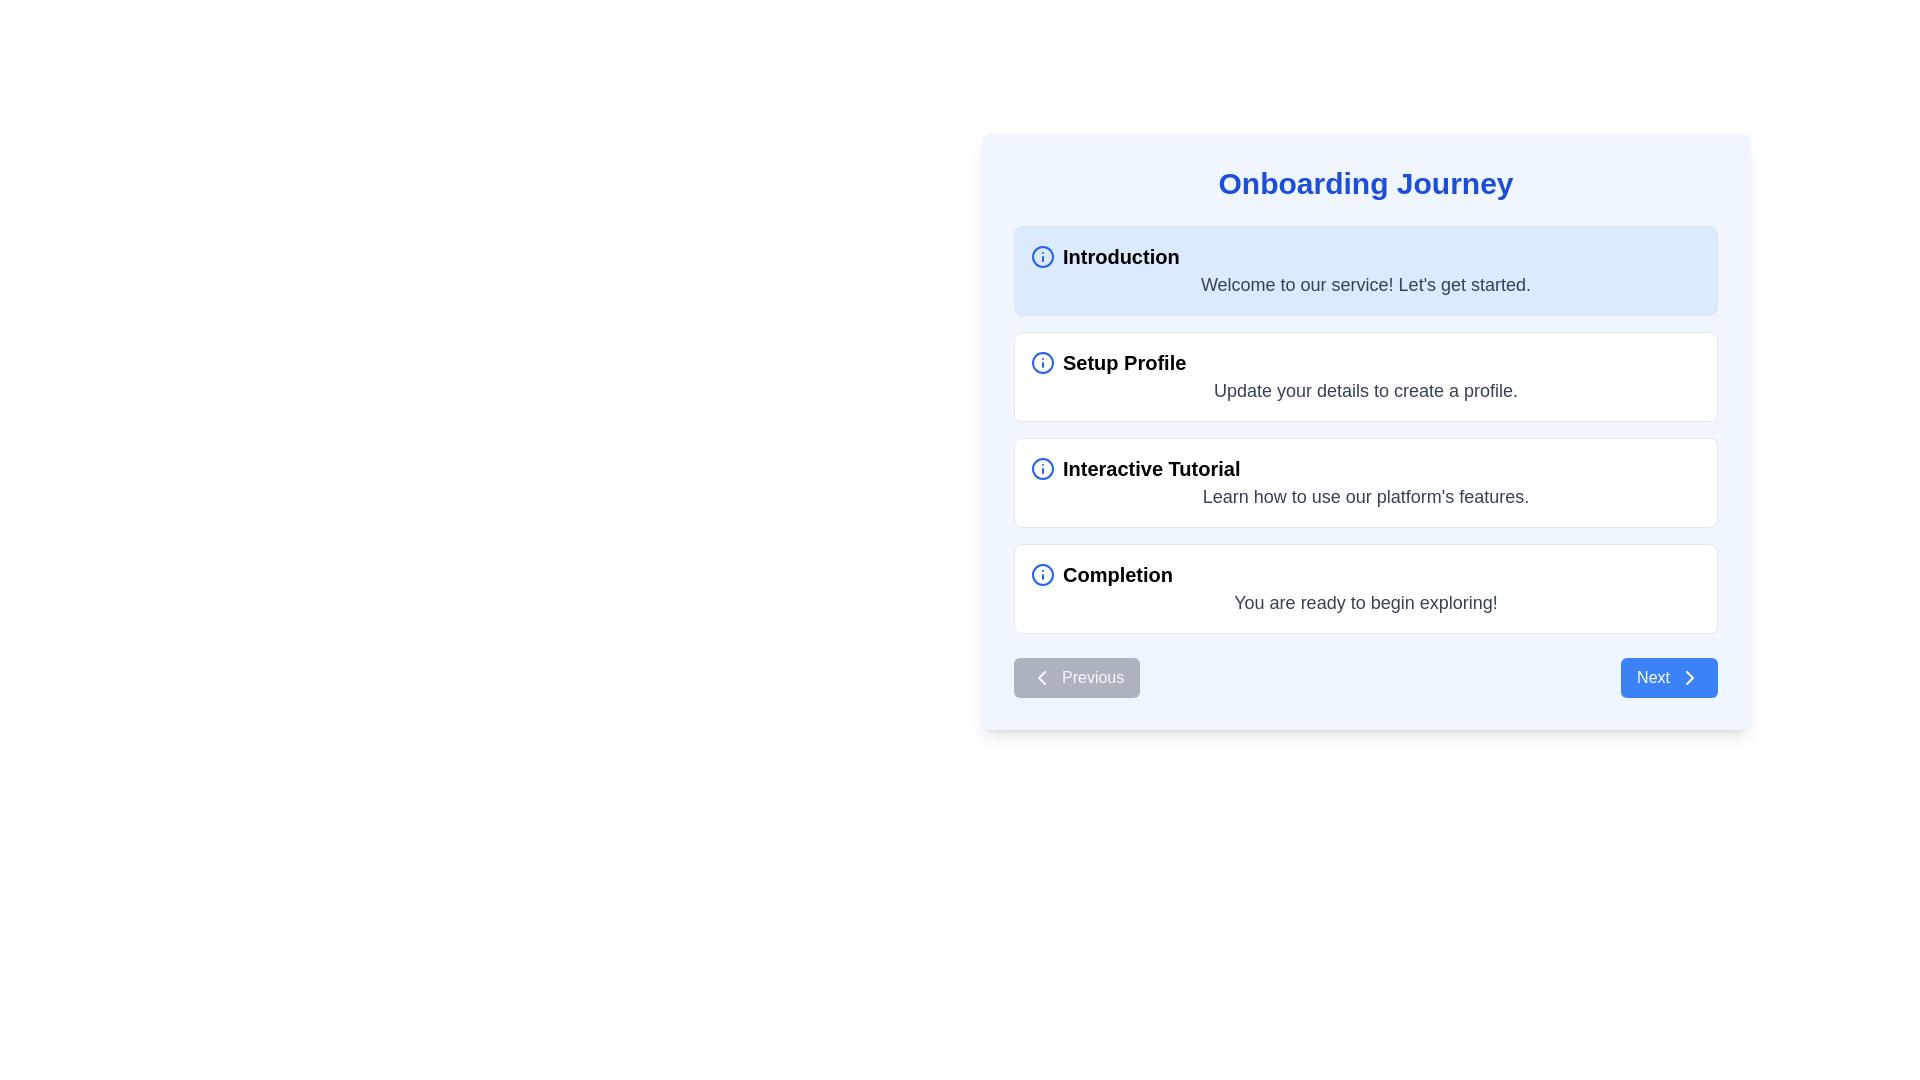 This screenshot has width=1920, height=1080. Describe the element at coordinates (1041, 574) in the screenshot. I see `the informational icon located to the left of the text 'Completion' in the last entry of the vertically arranged list` at that location.